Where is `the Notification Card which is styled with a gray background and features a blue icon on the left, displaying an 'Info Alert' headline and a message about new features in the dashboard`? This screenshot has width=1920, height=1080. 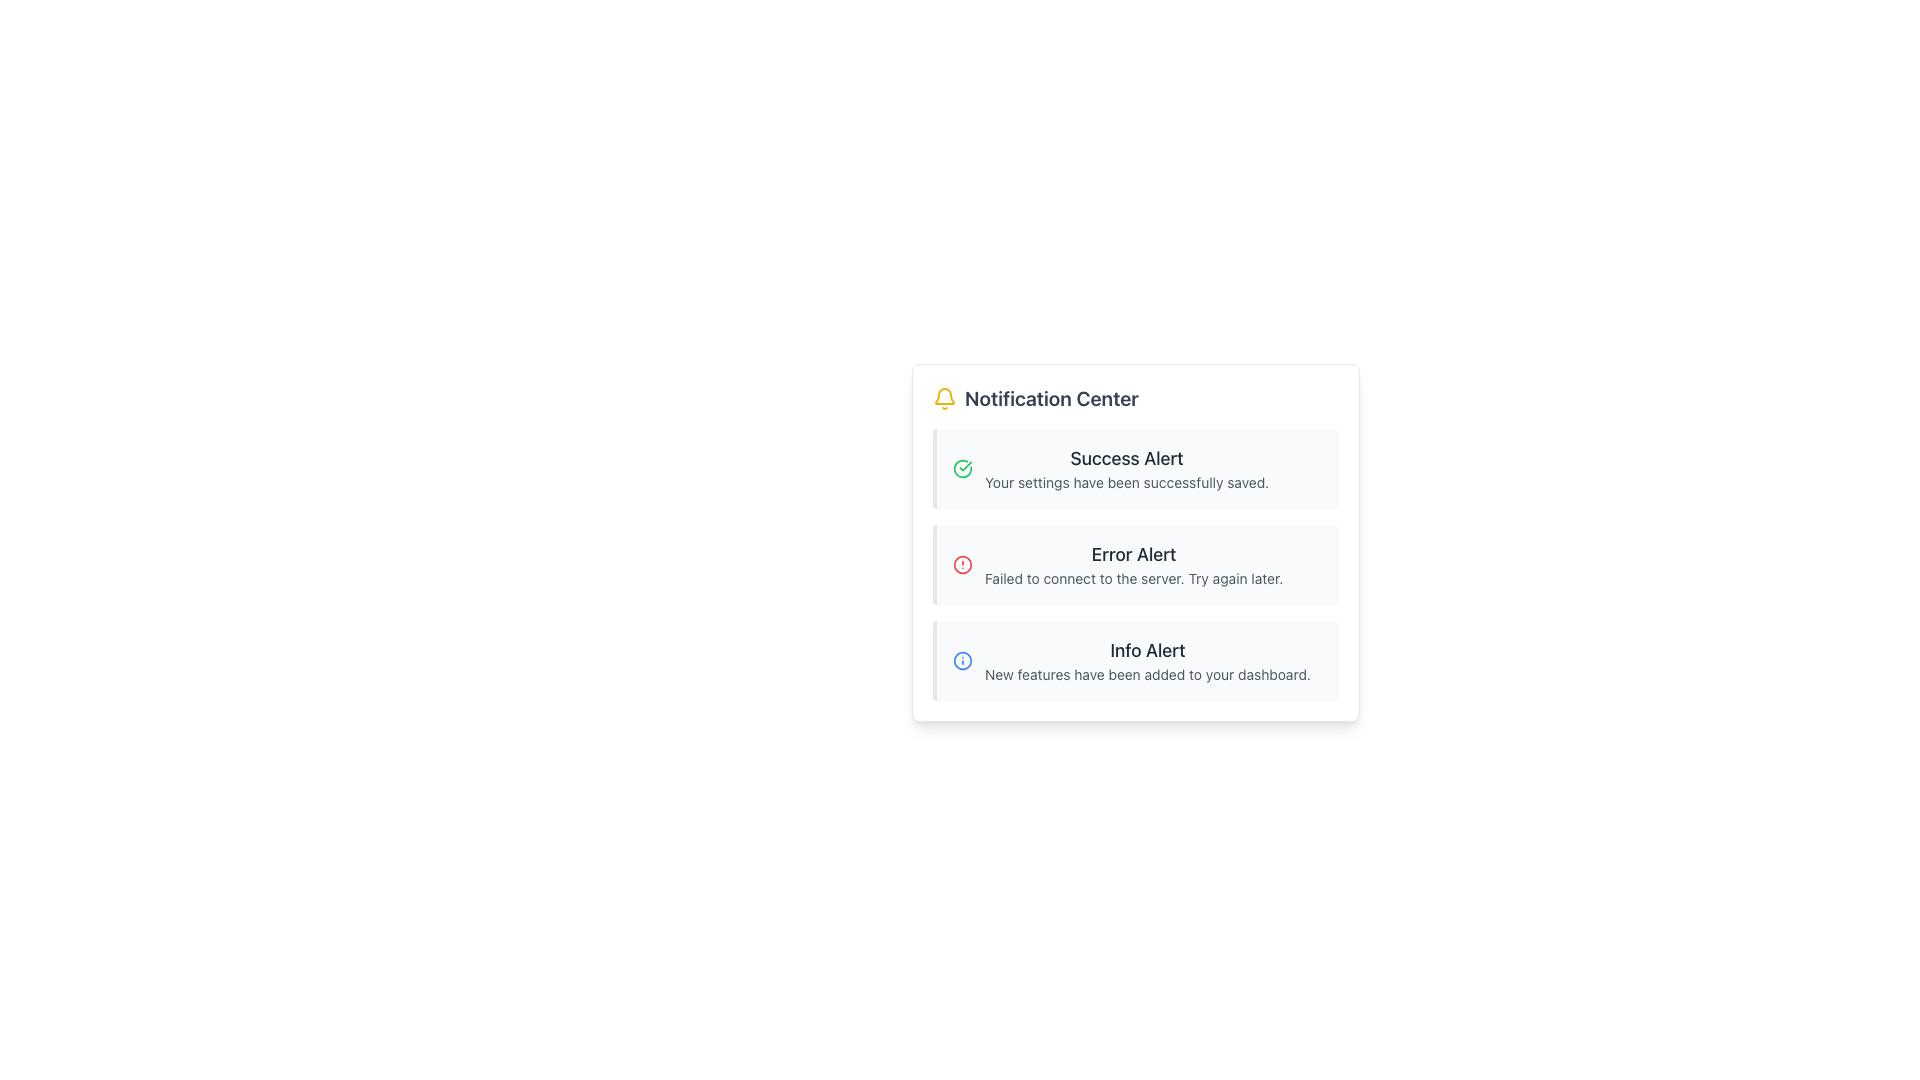
the Notification Card which is styled with a gray background and features a blue icon on the left, displaying an 'Info Alert' headline and a message about new features in the dashboard is located at coordinates (1136, 660).